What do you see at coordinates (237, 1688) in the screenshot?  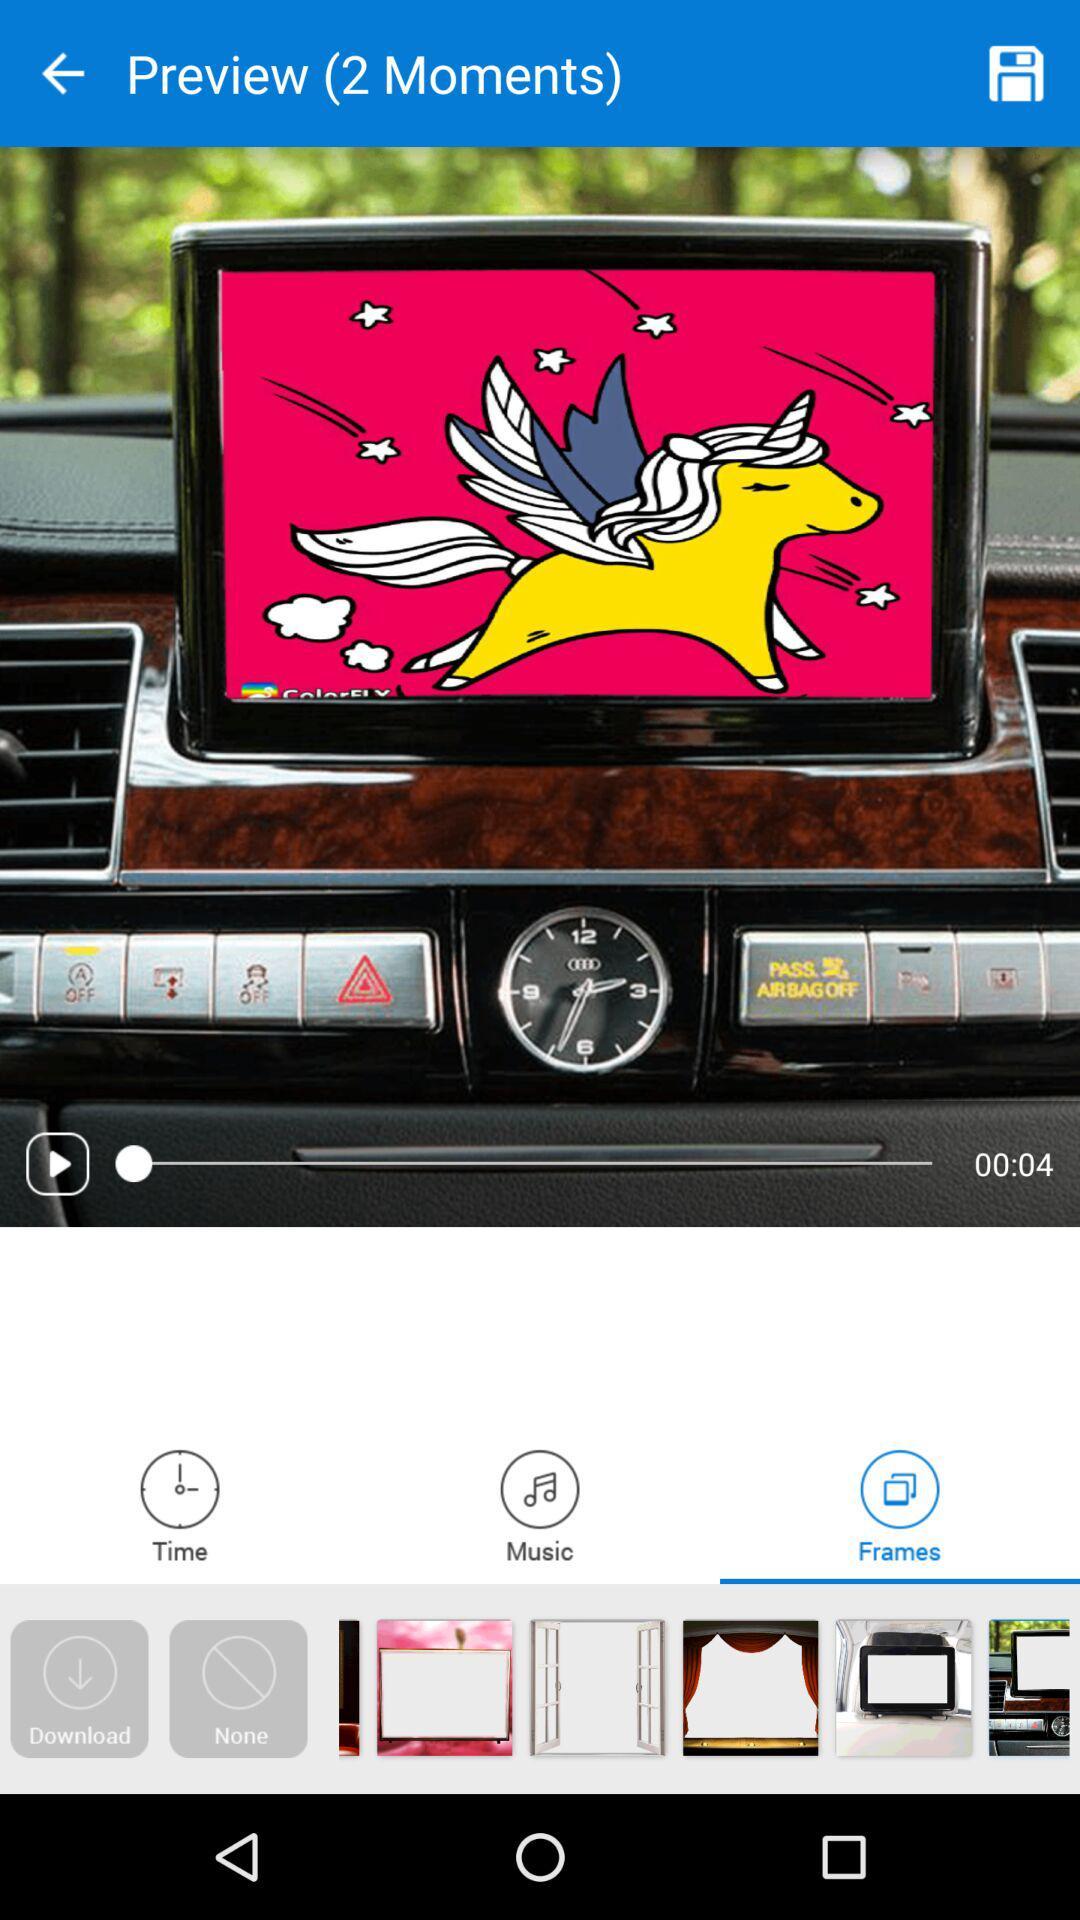 I see `none` at bounding box center [237, 1688].